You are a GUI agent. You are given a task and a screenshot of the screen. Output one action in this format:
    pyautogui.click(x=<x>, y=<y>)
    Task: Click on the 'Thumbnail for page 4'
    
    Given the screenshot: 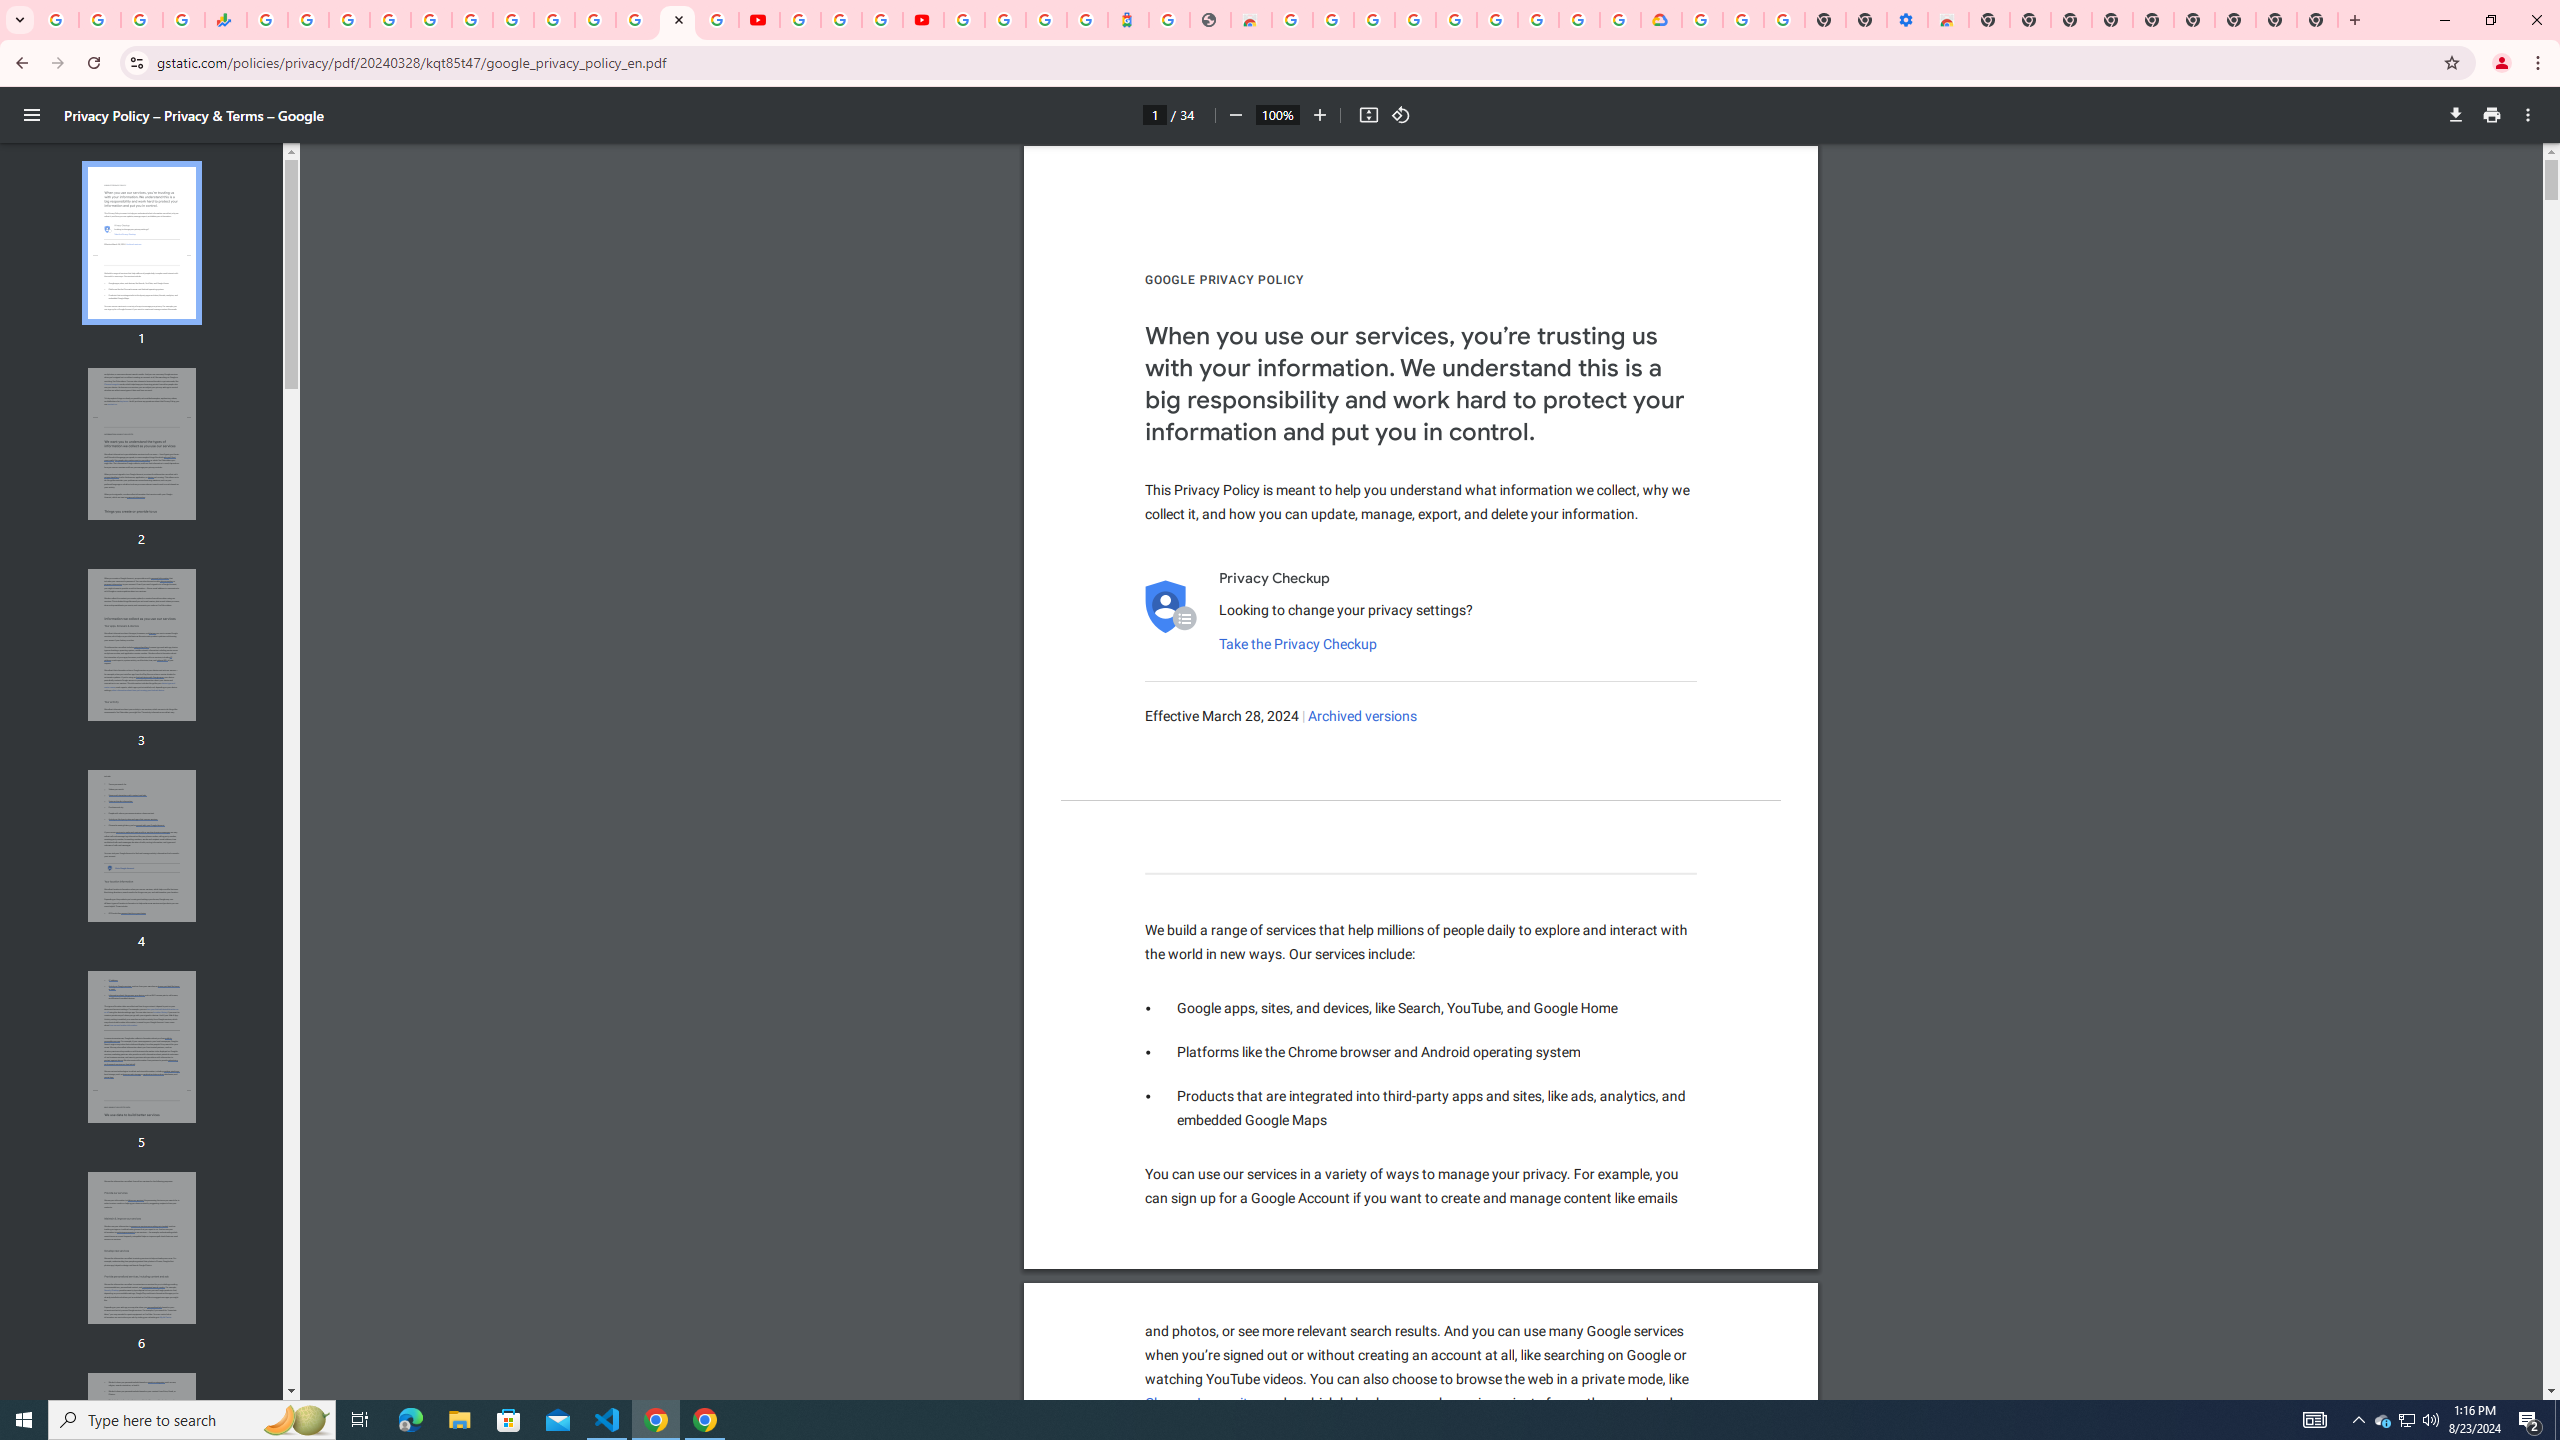 What is the action you would take?
    pyautogui.click(x=142, y=846)
    